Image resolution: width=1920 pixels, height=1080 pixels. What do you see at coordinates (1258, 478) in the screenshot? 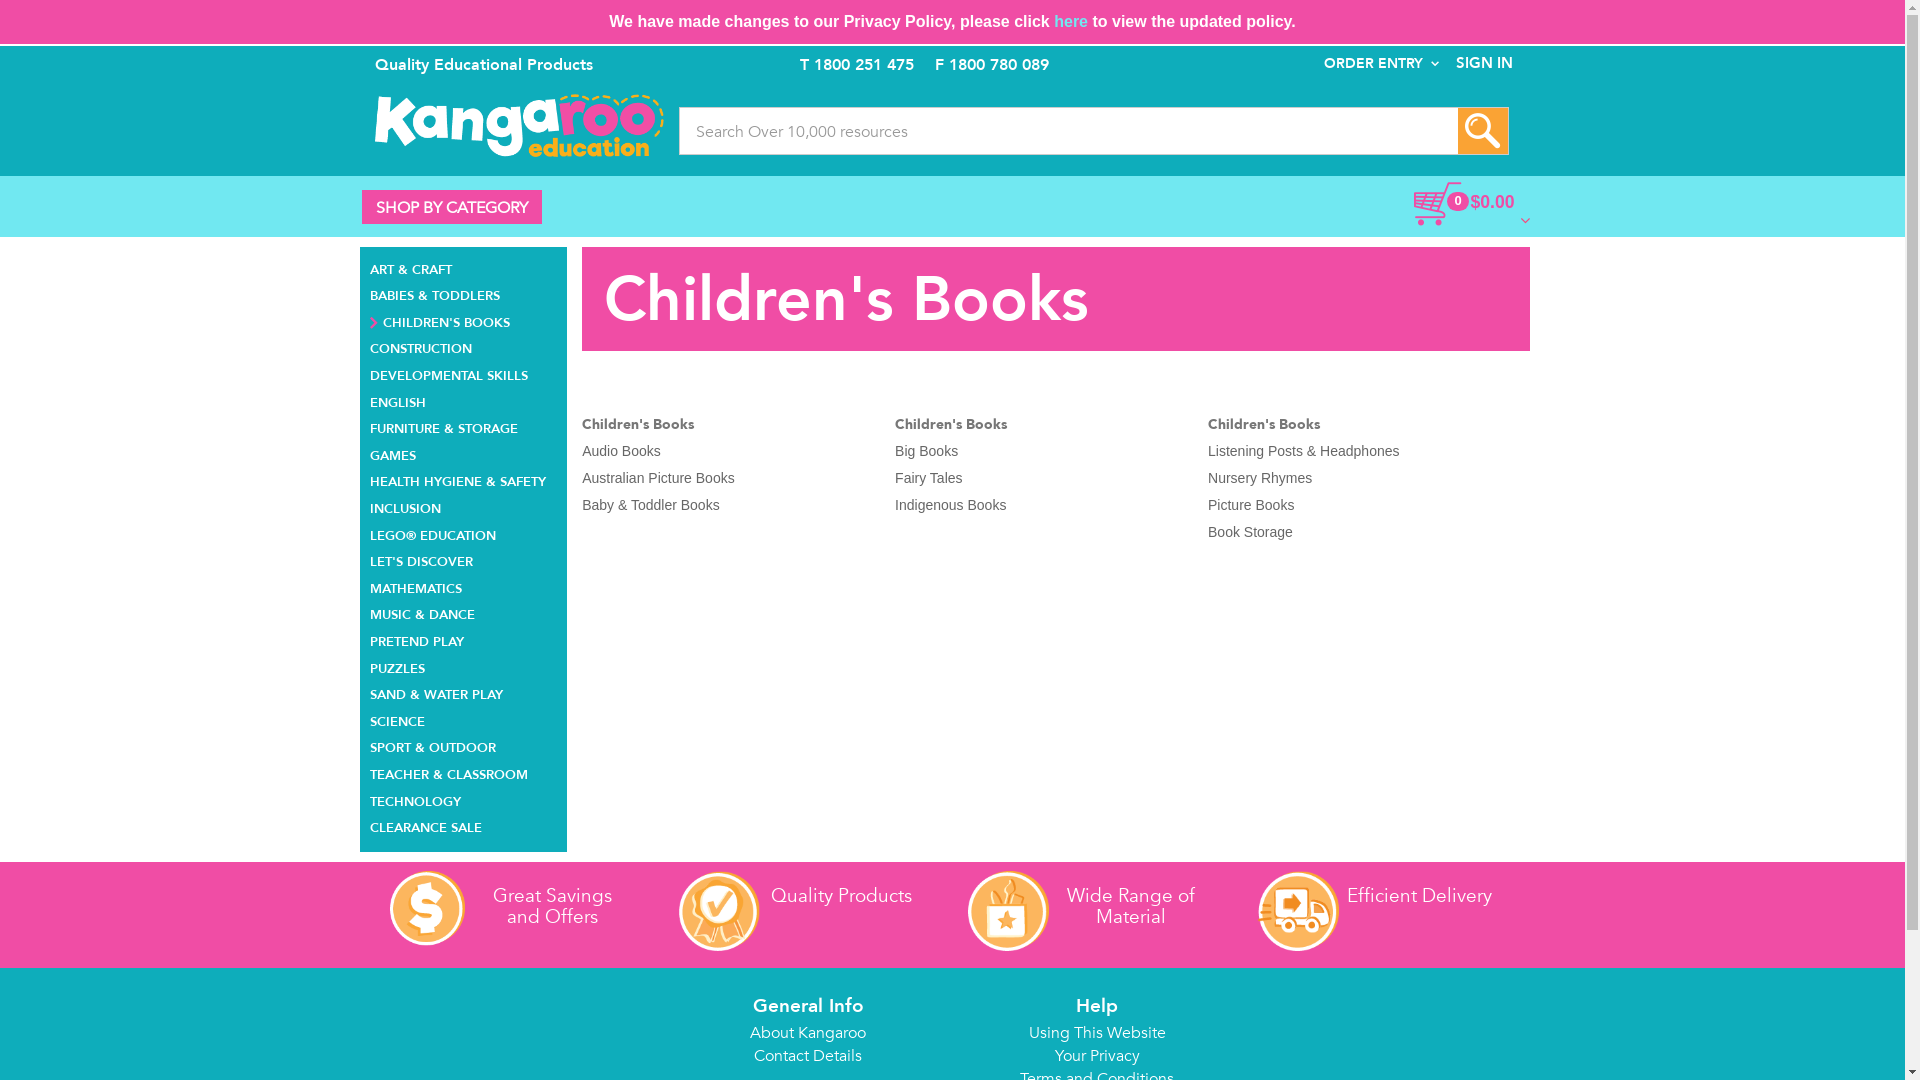
I see `'Nursery Rhymes'` at bounding box center [1258, 478].